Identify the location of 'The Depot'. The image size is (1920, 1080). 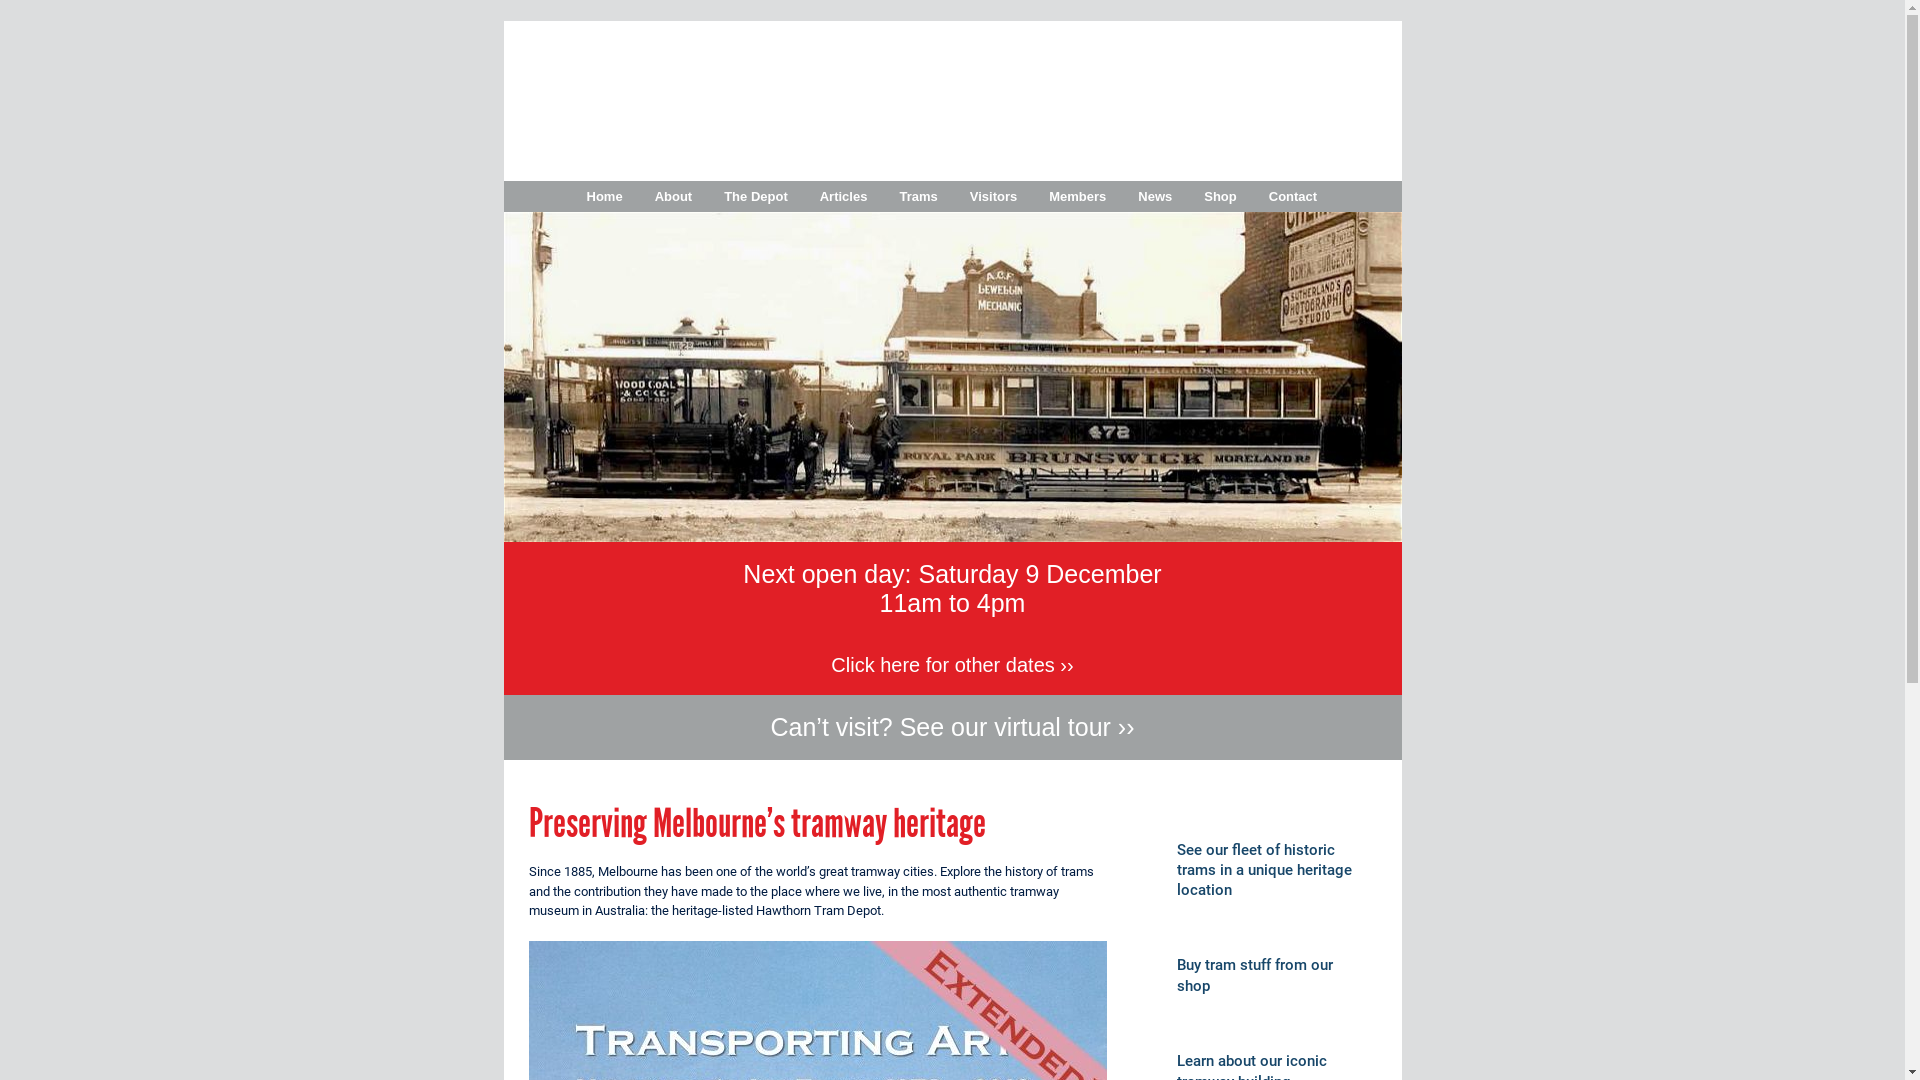
(754, 196).